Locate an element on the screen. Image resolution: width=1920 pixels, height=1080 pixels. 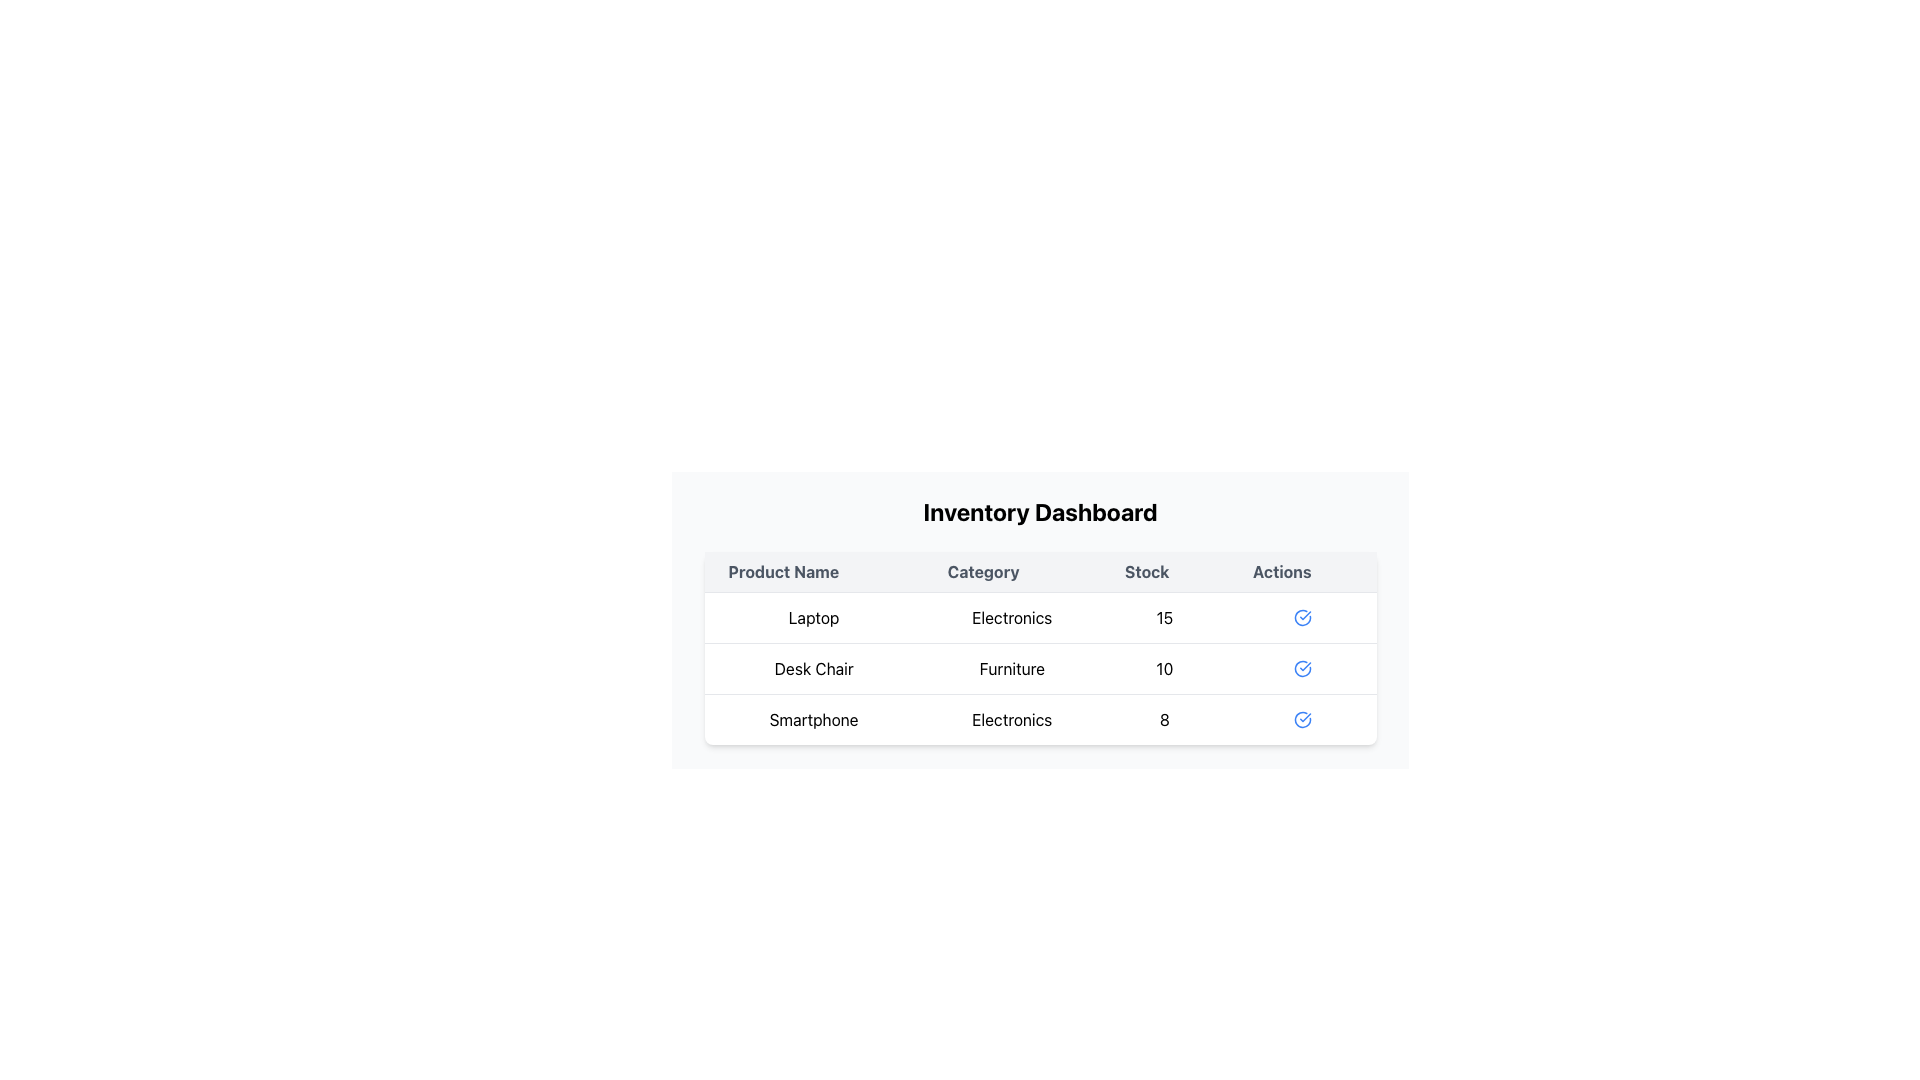
the first row of the inventory table which displays detailed information about the 'Laptop' item is located at coordinates (1040, 616).